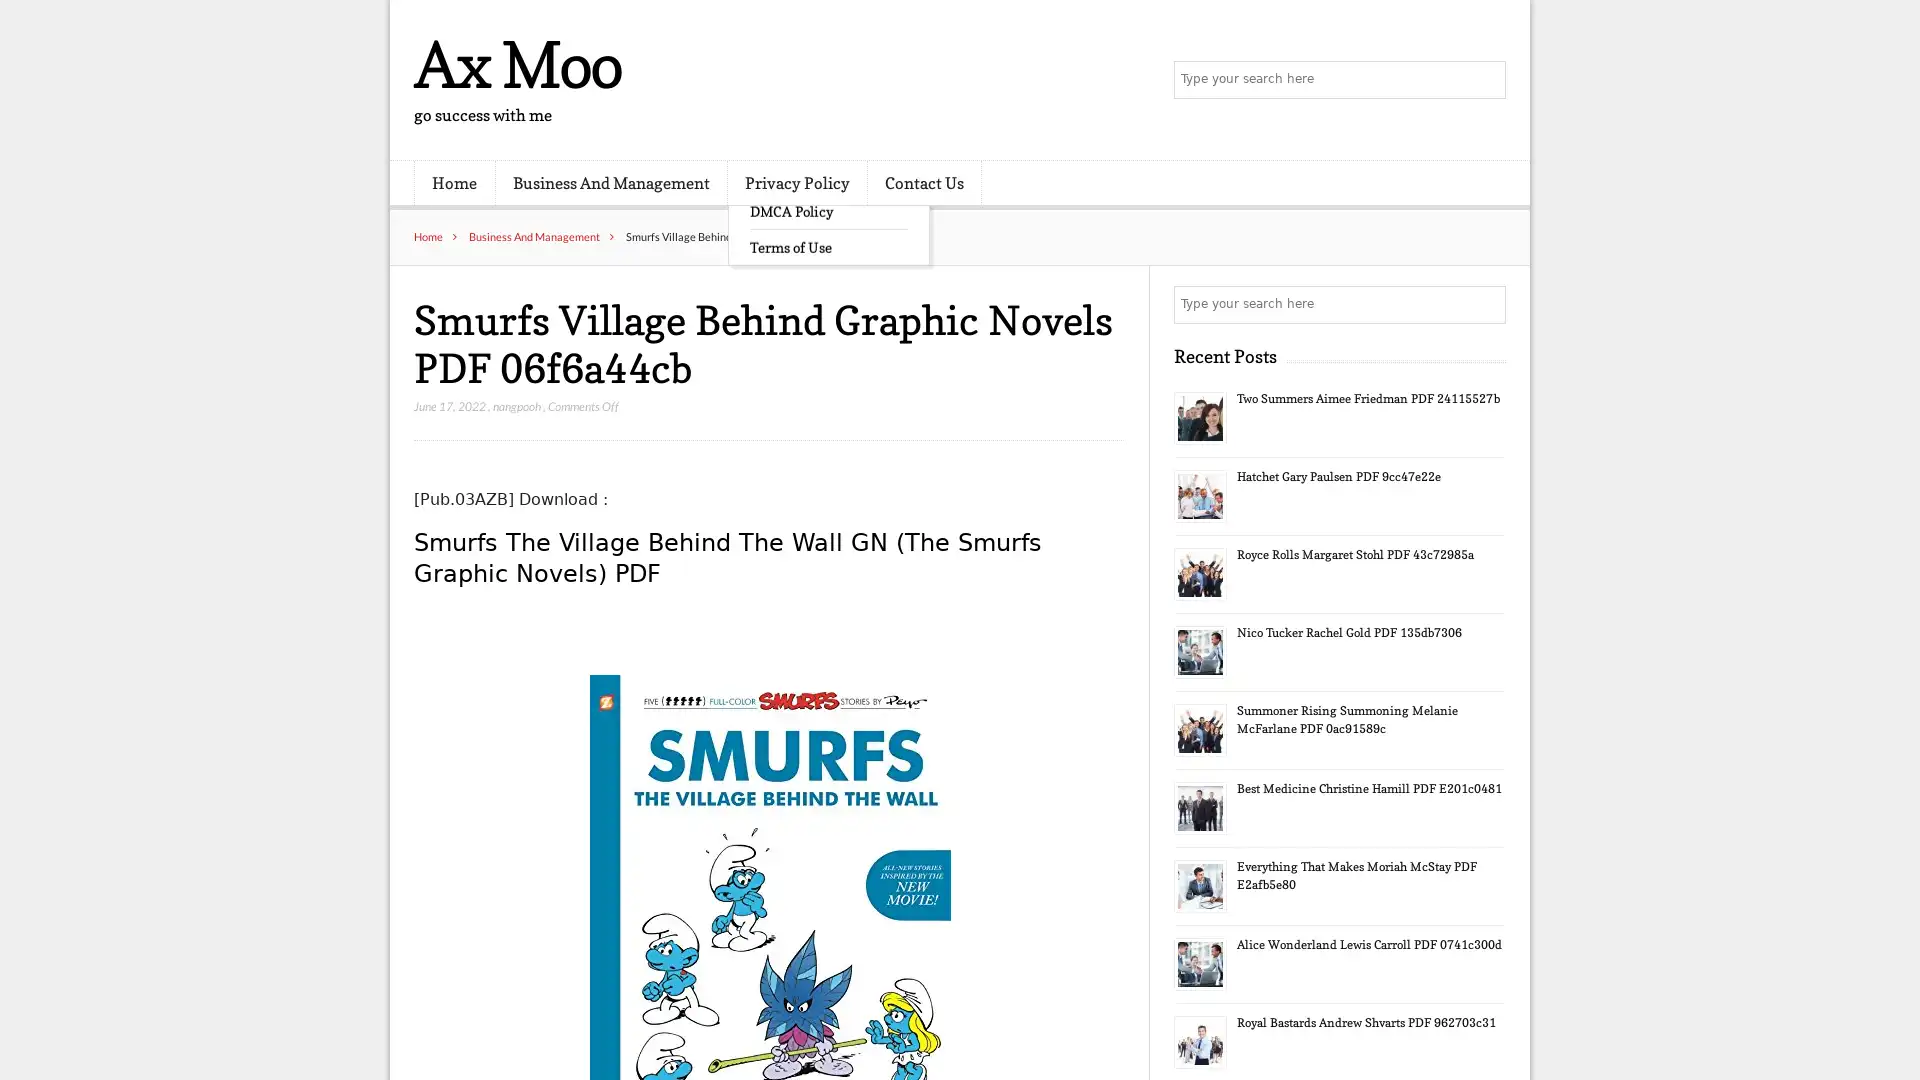 The height and width of the screenshot is (1080, 1920). Describe the element at coordinates (1485, 304) in the screenshot. I see `Search` at that location.